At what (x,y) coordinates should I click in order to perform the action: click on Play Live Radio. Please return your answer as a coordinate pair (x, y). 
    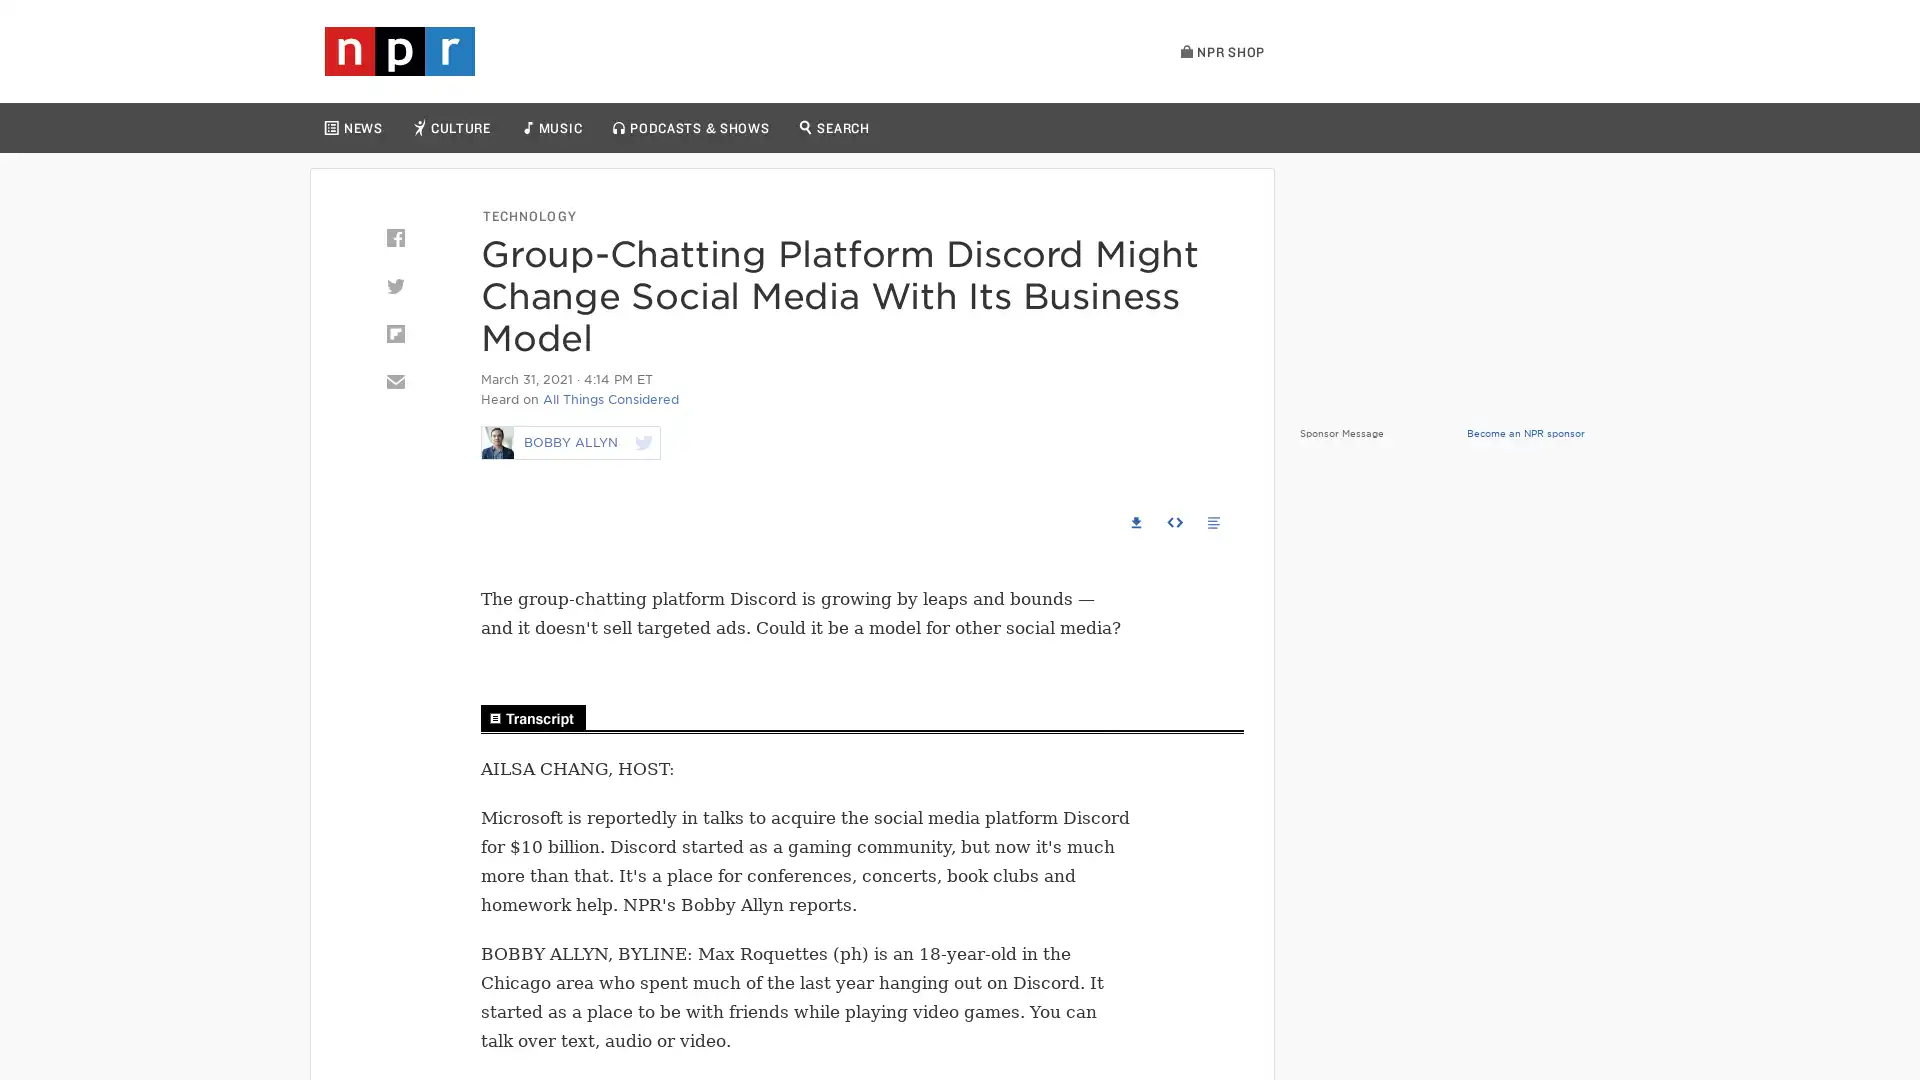
    Looking at the image, I should click on (1443, 57).